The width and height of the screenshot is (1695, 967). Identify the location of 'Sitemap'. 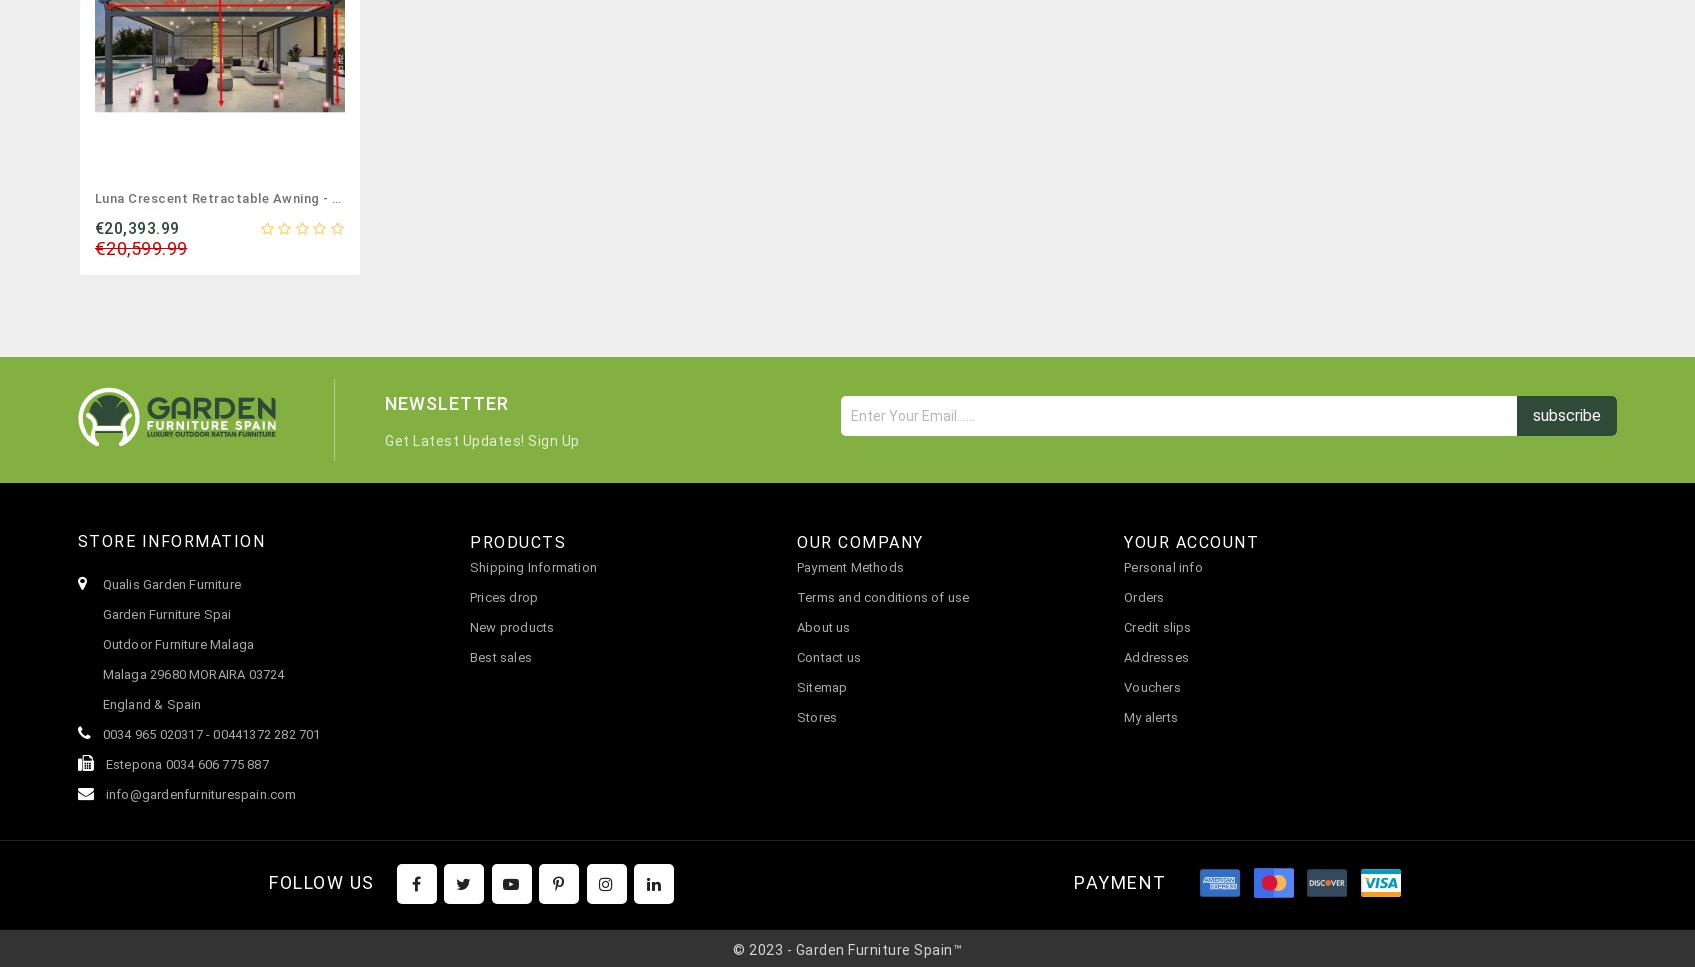
(822, 686).